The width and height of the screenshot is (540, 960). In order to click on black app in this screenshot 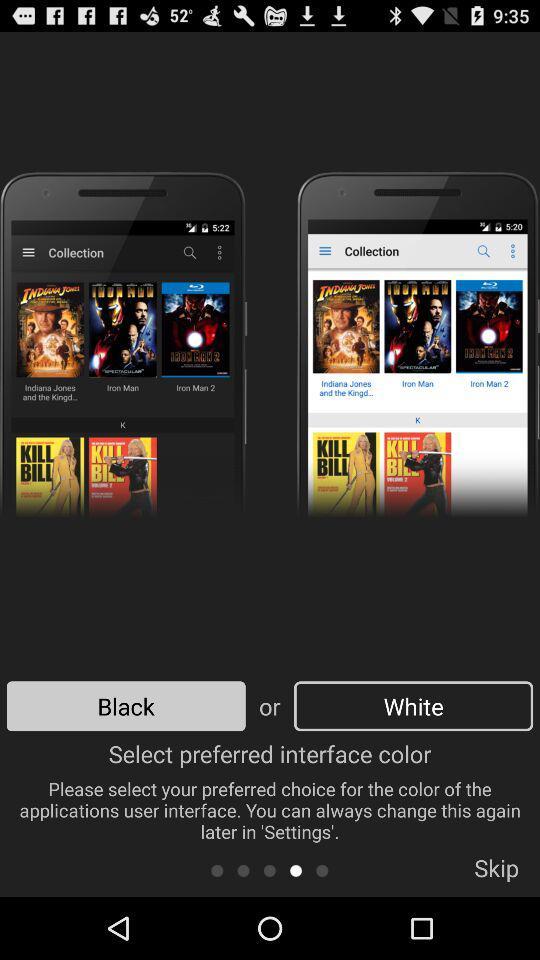, I will do `click(126, 706)`.